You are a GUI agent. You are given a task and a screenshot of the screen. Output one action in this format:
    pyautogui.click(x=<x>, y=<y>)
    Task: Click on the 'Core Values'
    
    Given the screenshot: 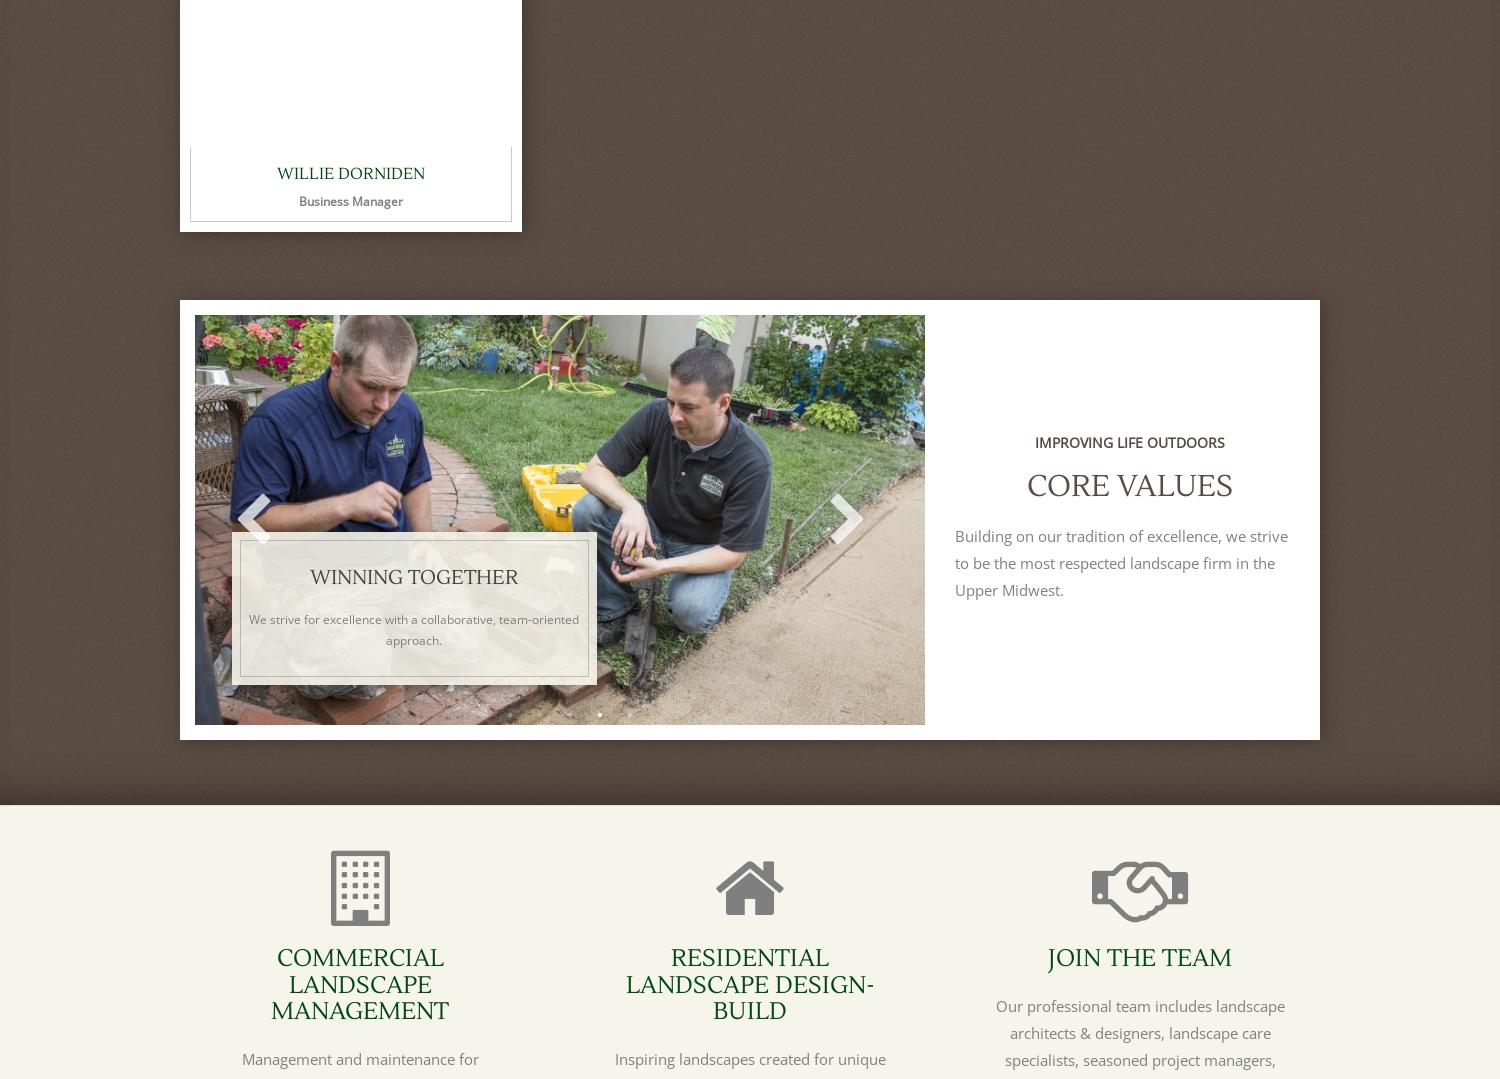 What is the action you would take?
    pyautogui.click(x=1129, y=485)
    